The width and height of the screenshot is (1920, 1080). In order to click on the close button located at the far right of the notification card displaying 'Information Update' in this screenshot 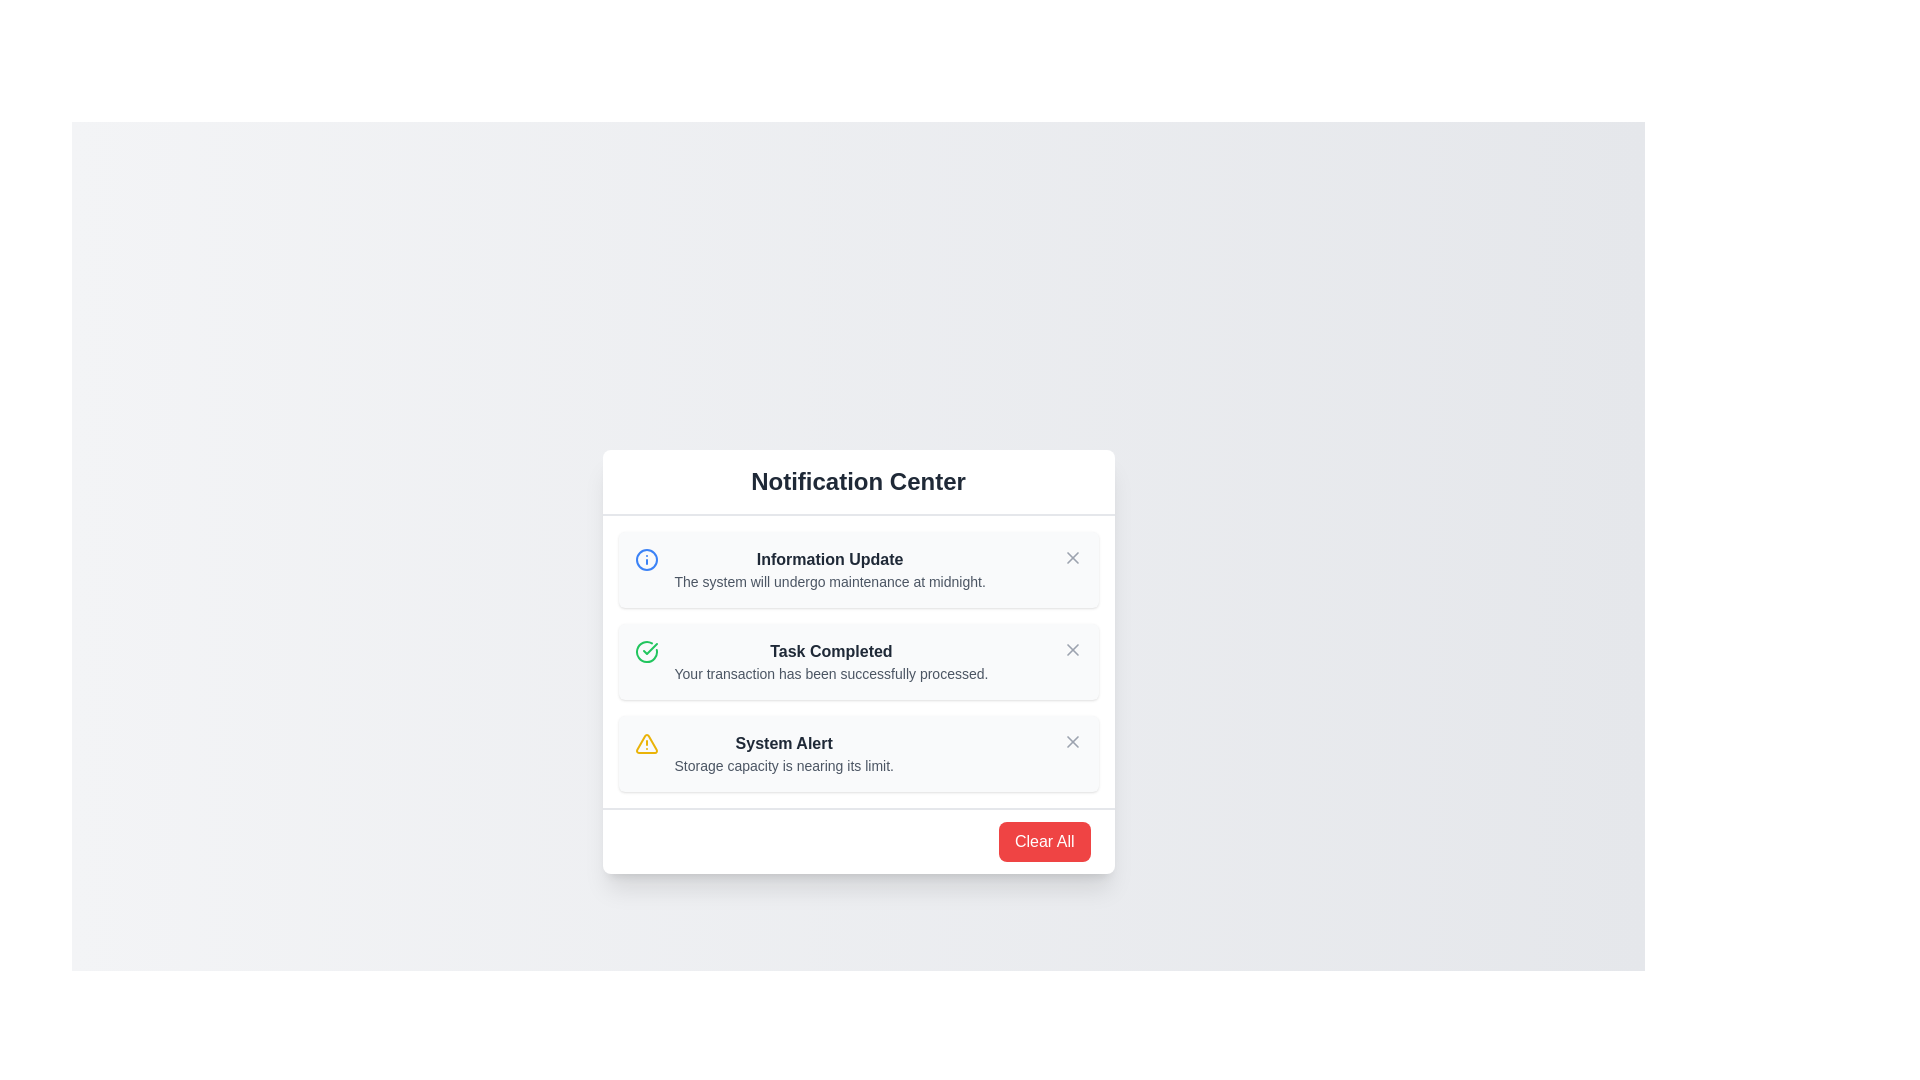, I will do `click(1071, 558)`.